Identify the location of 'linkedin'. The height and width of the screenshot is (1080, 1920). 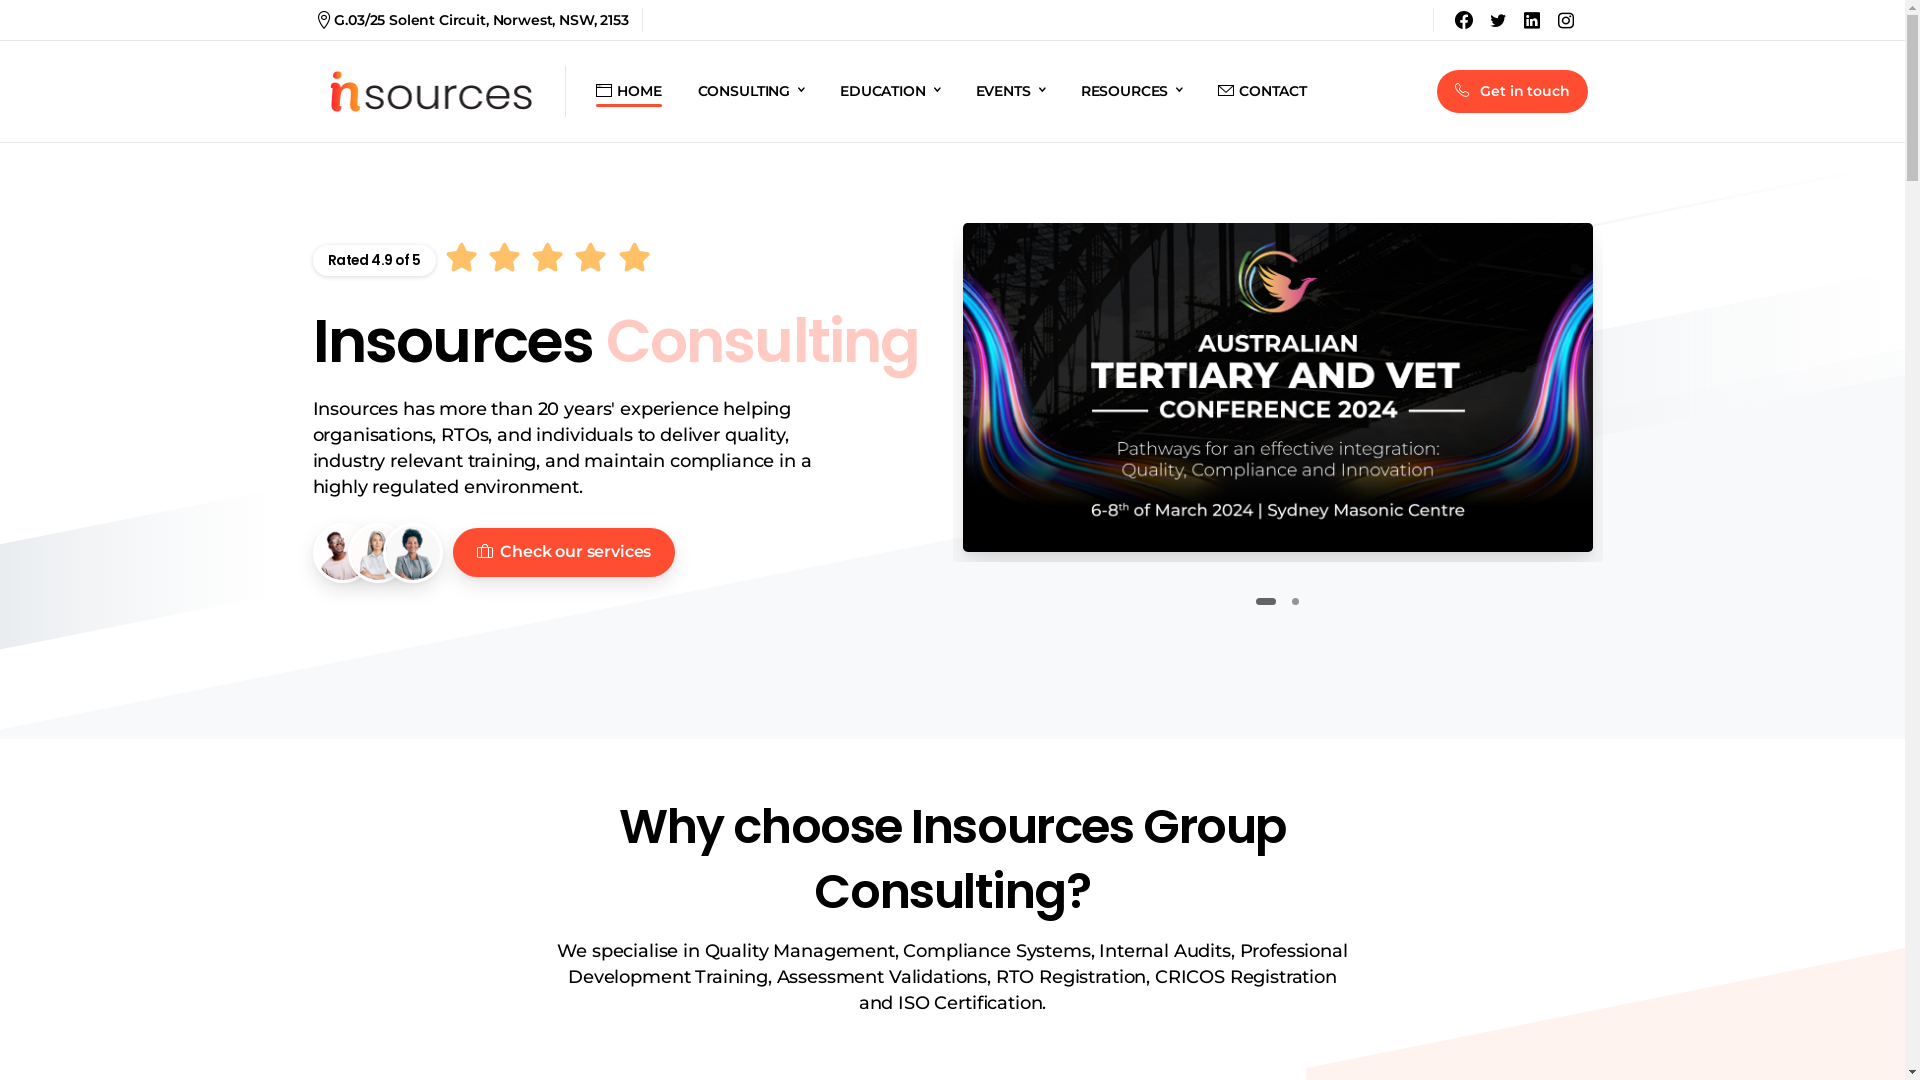
(1530, 19).